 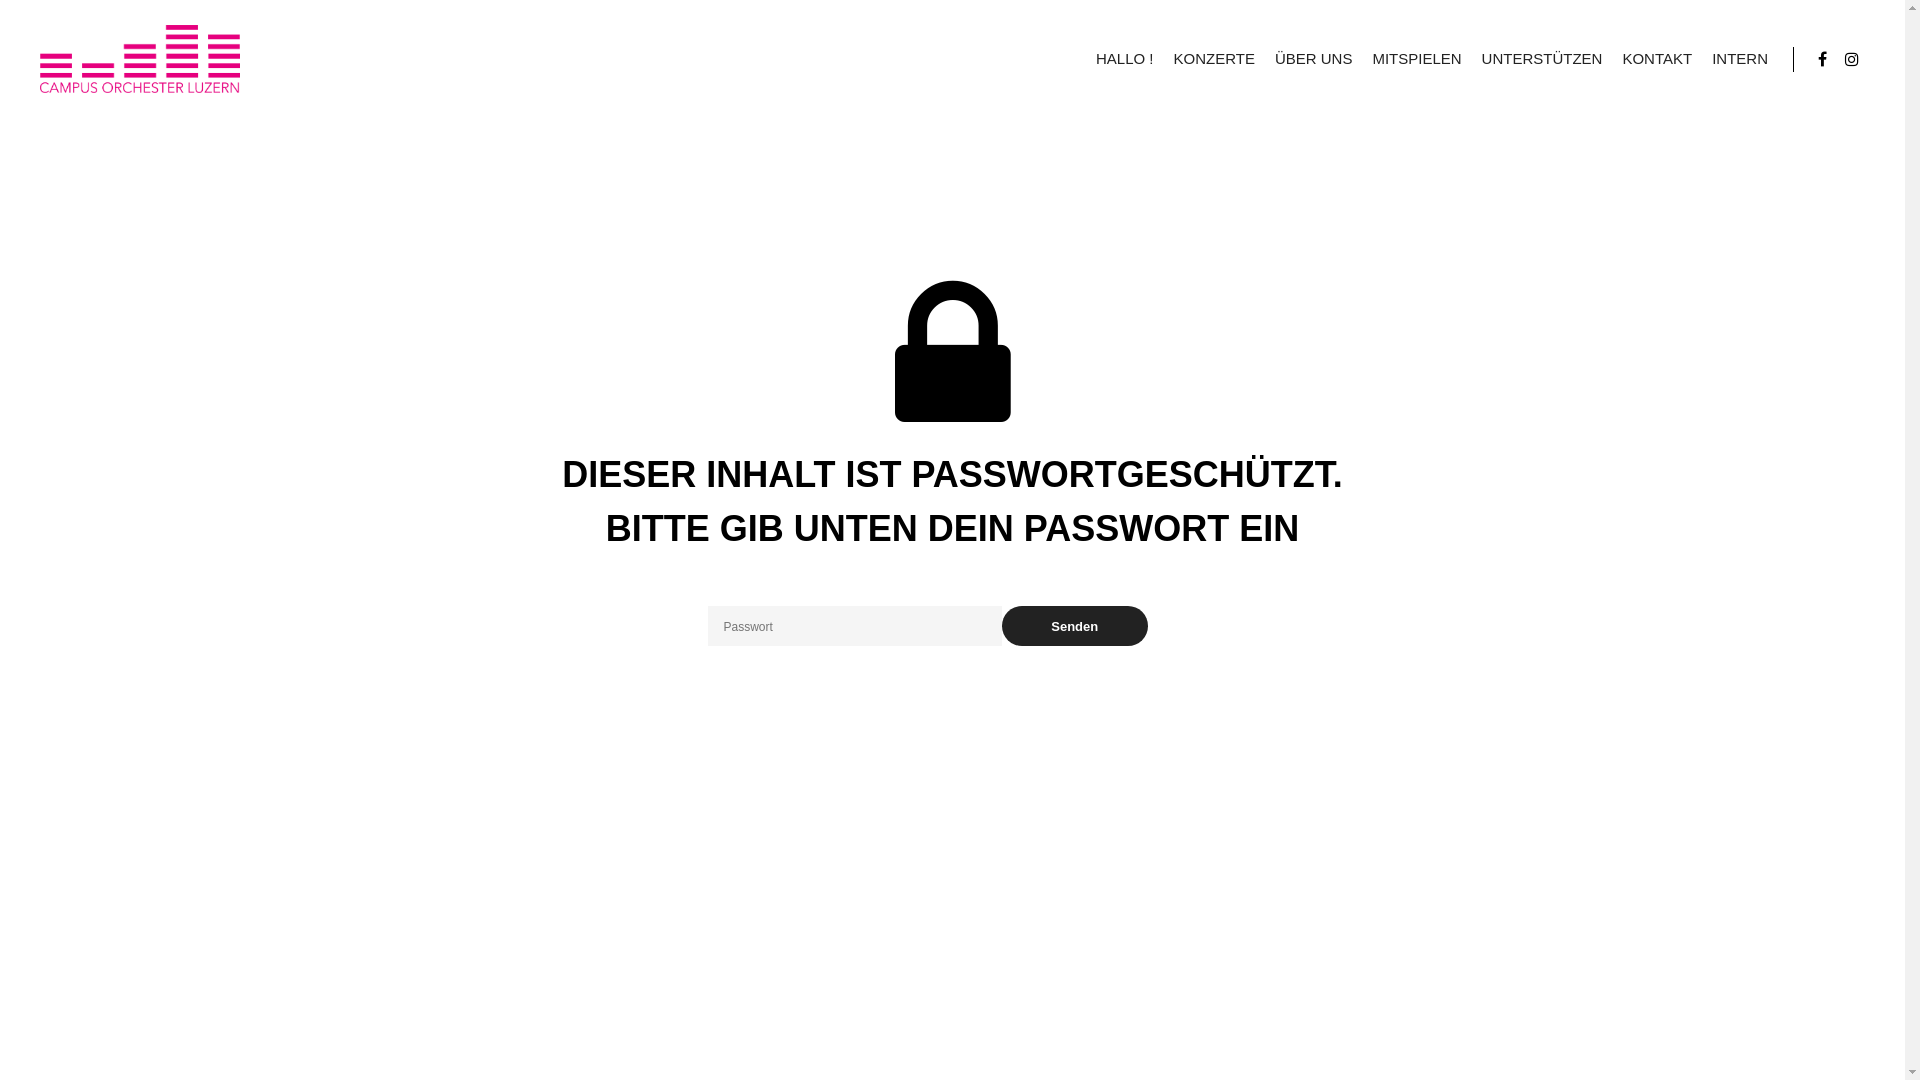 I want to click on 'HALLO !', so click(x=1124, y=57).